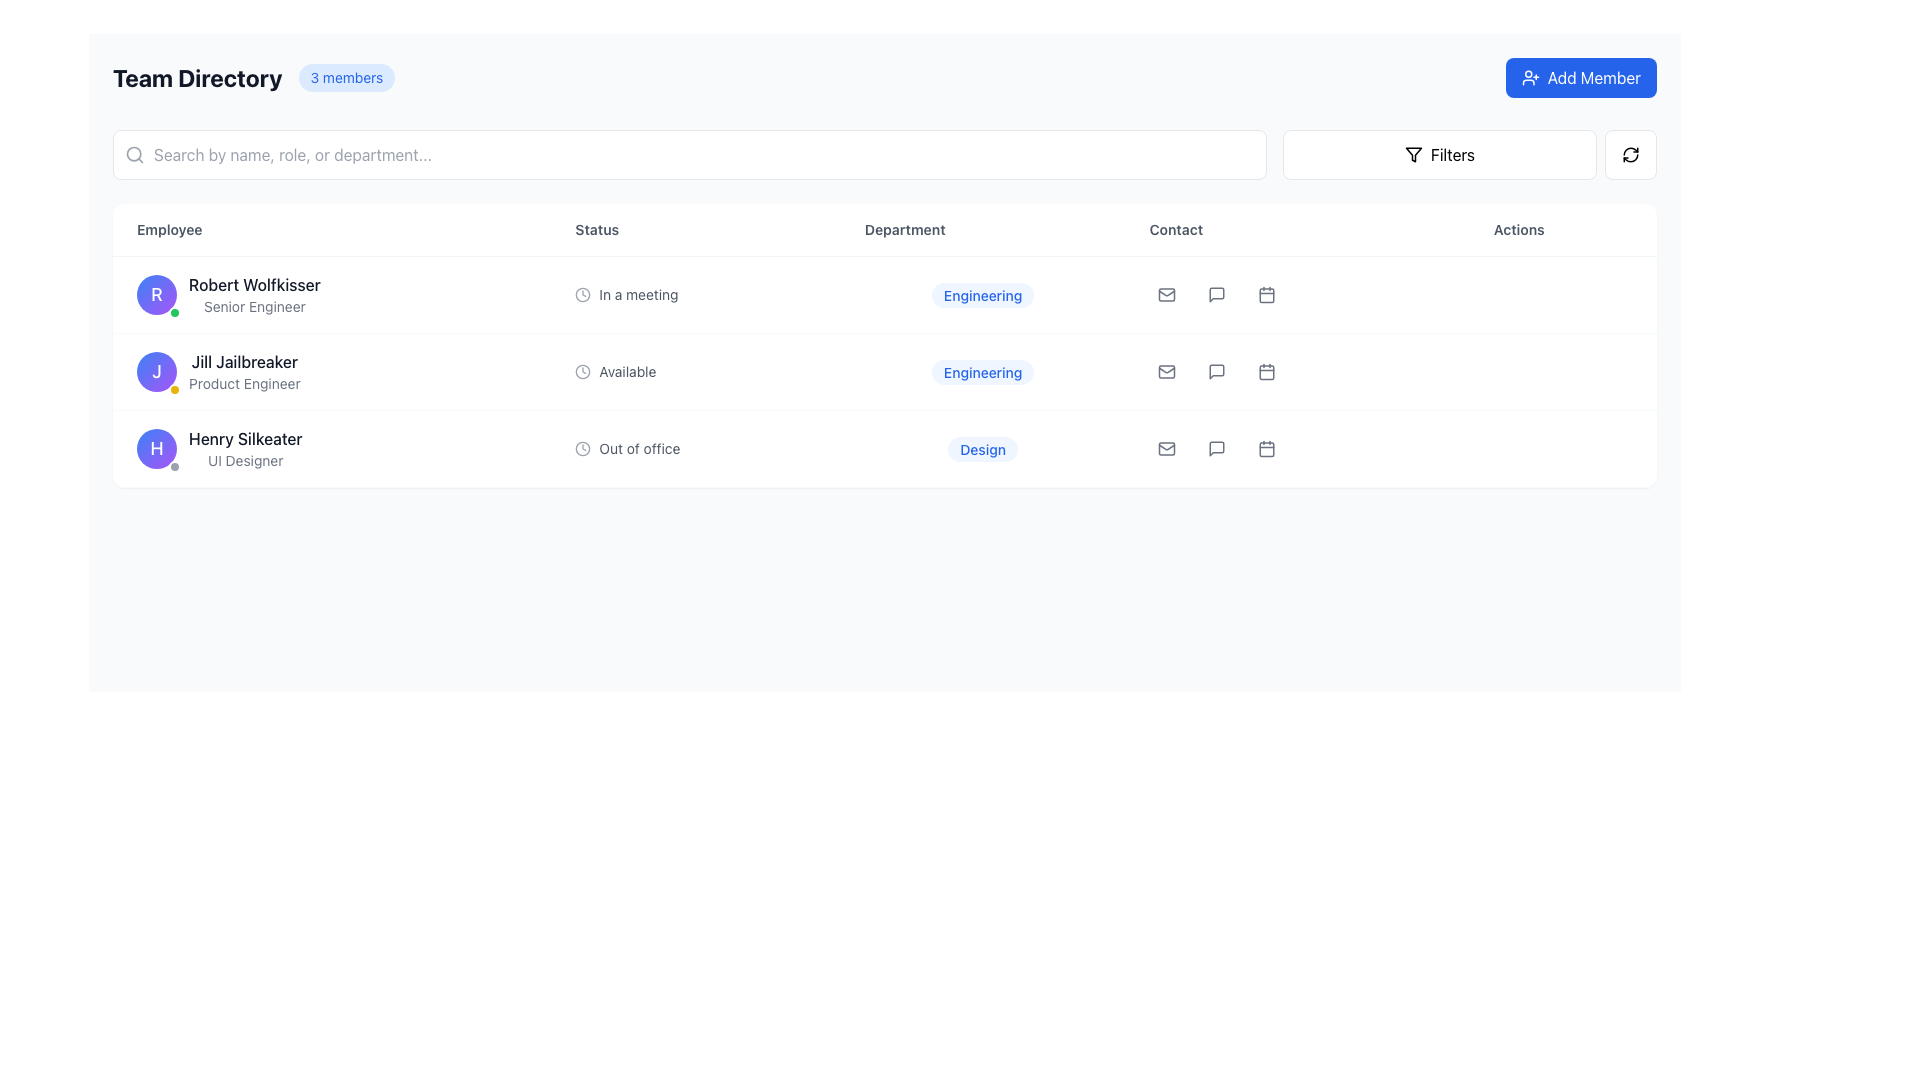 The height and width of the screenshot is (1080, 1920). What do you see at coordinates (133, 153) in the screenshot?
I see `the small circle graphic element located at the center of the search icon in the search bar at the top of the interface` at bounding box center [133, 153].